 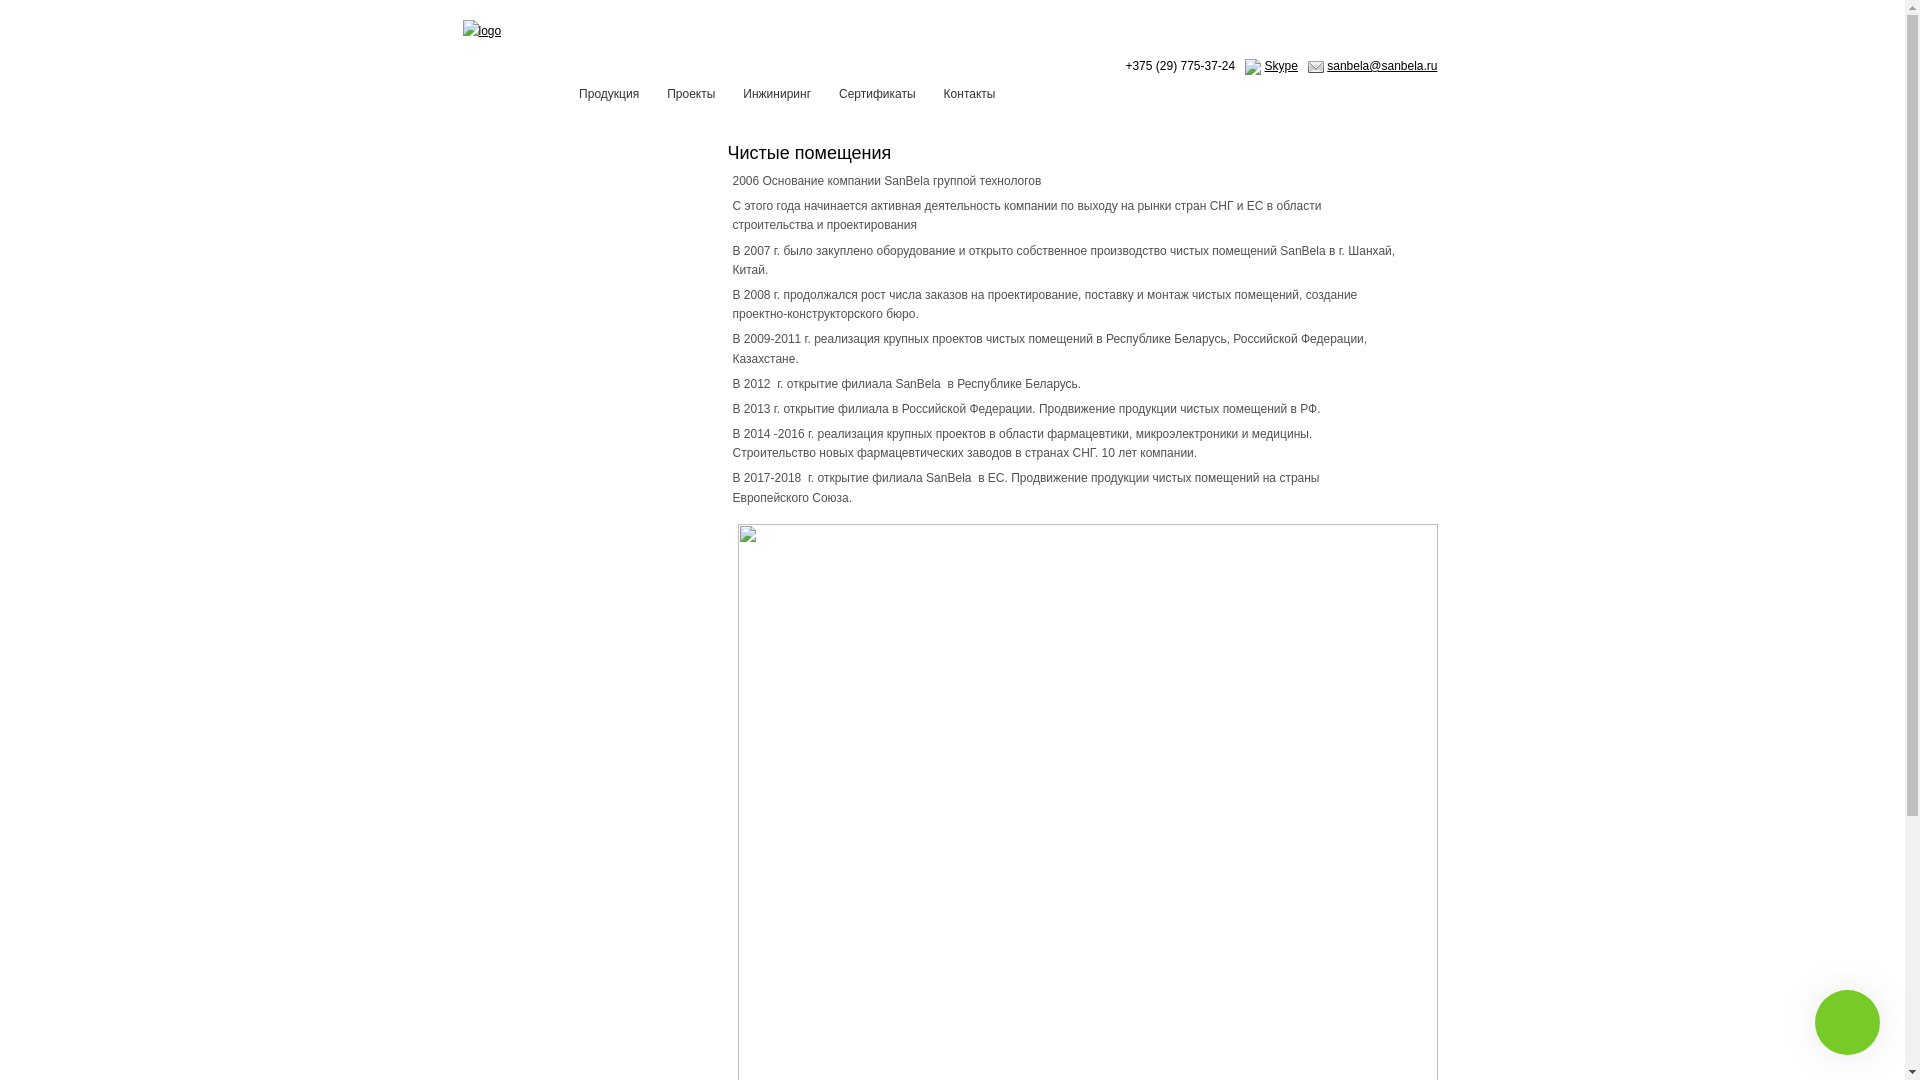 I want to click on 'Skype', so click(x=1281, y=64).